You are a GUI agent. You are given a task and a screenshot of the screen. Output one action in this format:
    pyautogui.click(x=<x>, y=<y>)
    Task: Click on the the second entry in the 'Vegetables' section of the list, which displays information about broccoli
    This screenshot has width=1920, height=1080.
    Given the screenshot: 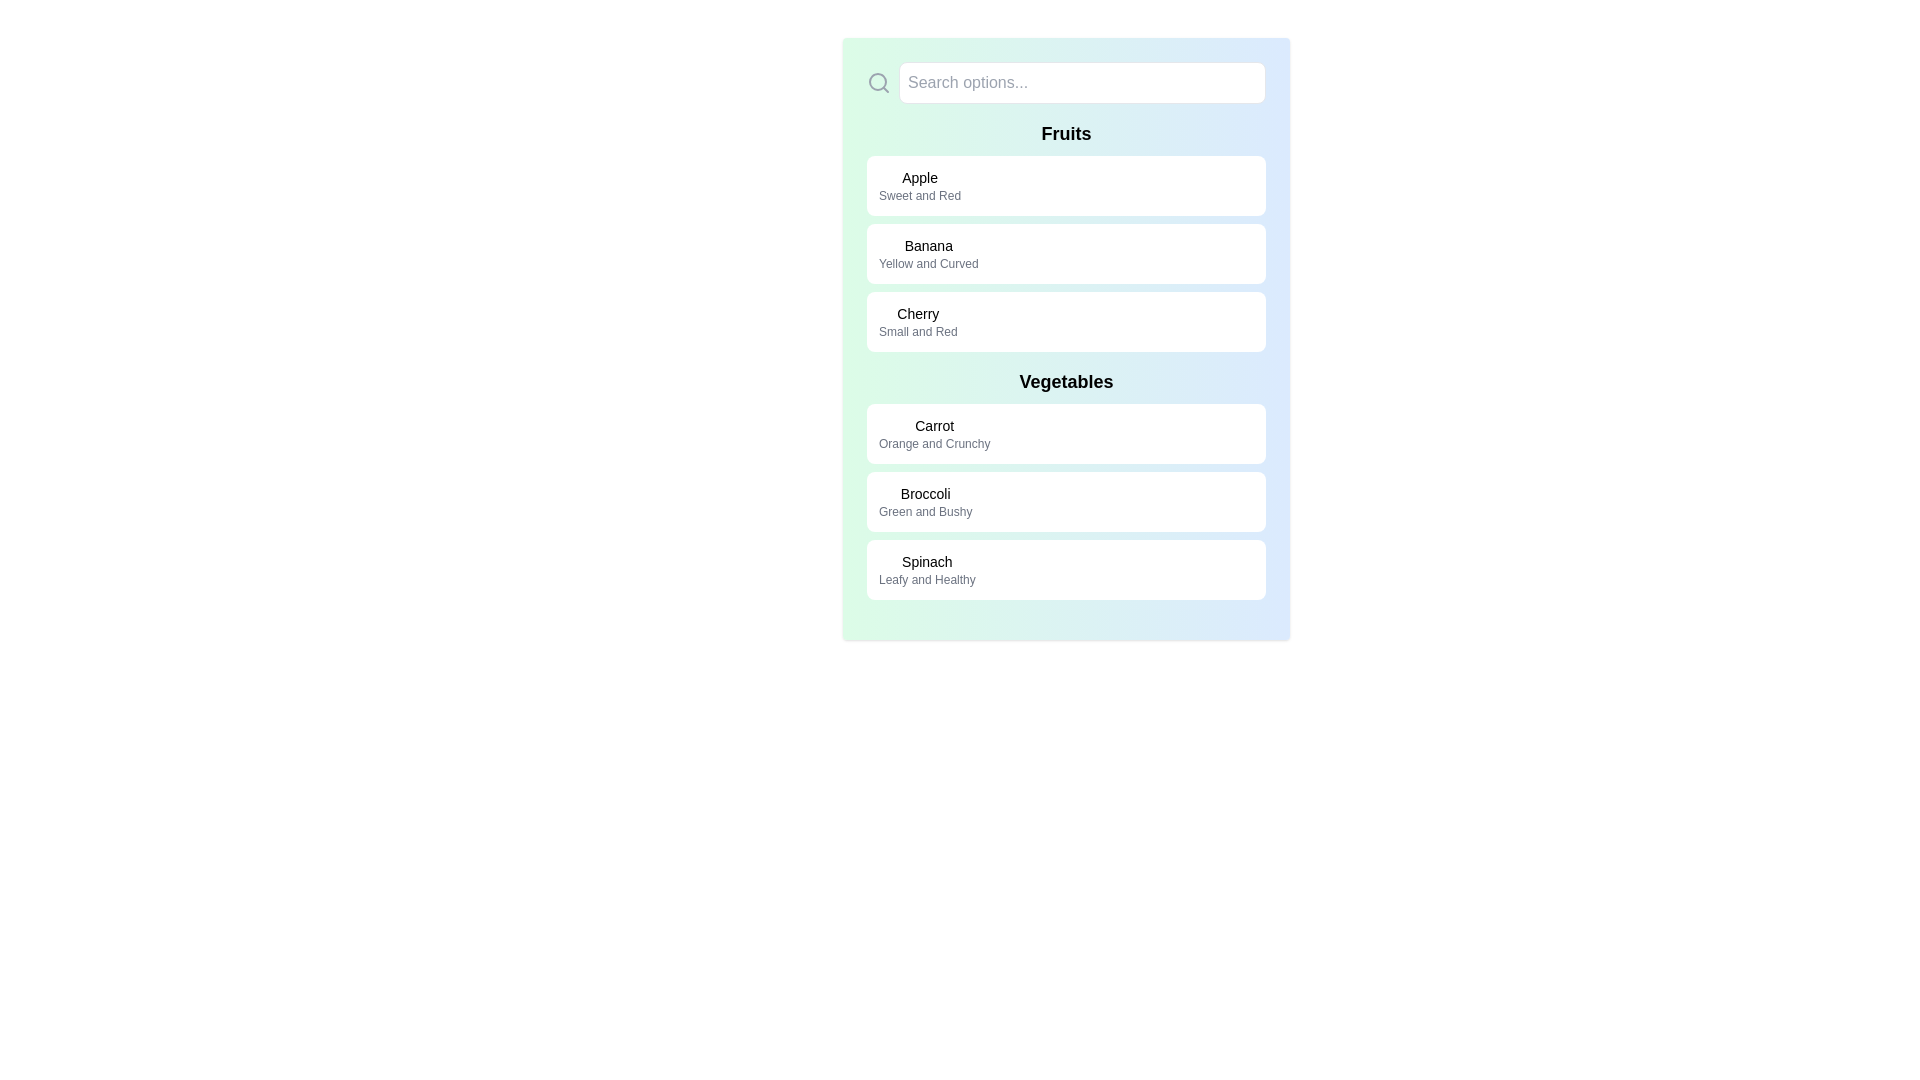 What is the action you would take?
    pyautogui.click(x=1065, y=483)
    